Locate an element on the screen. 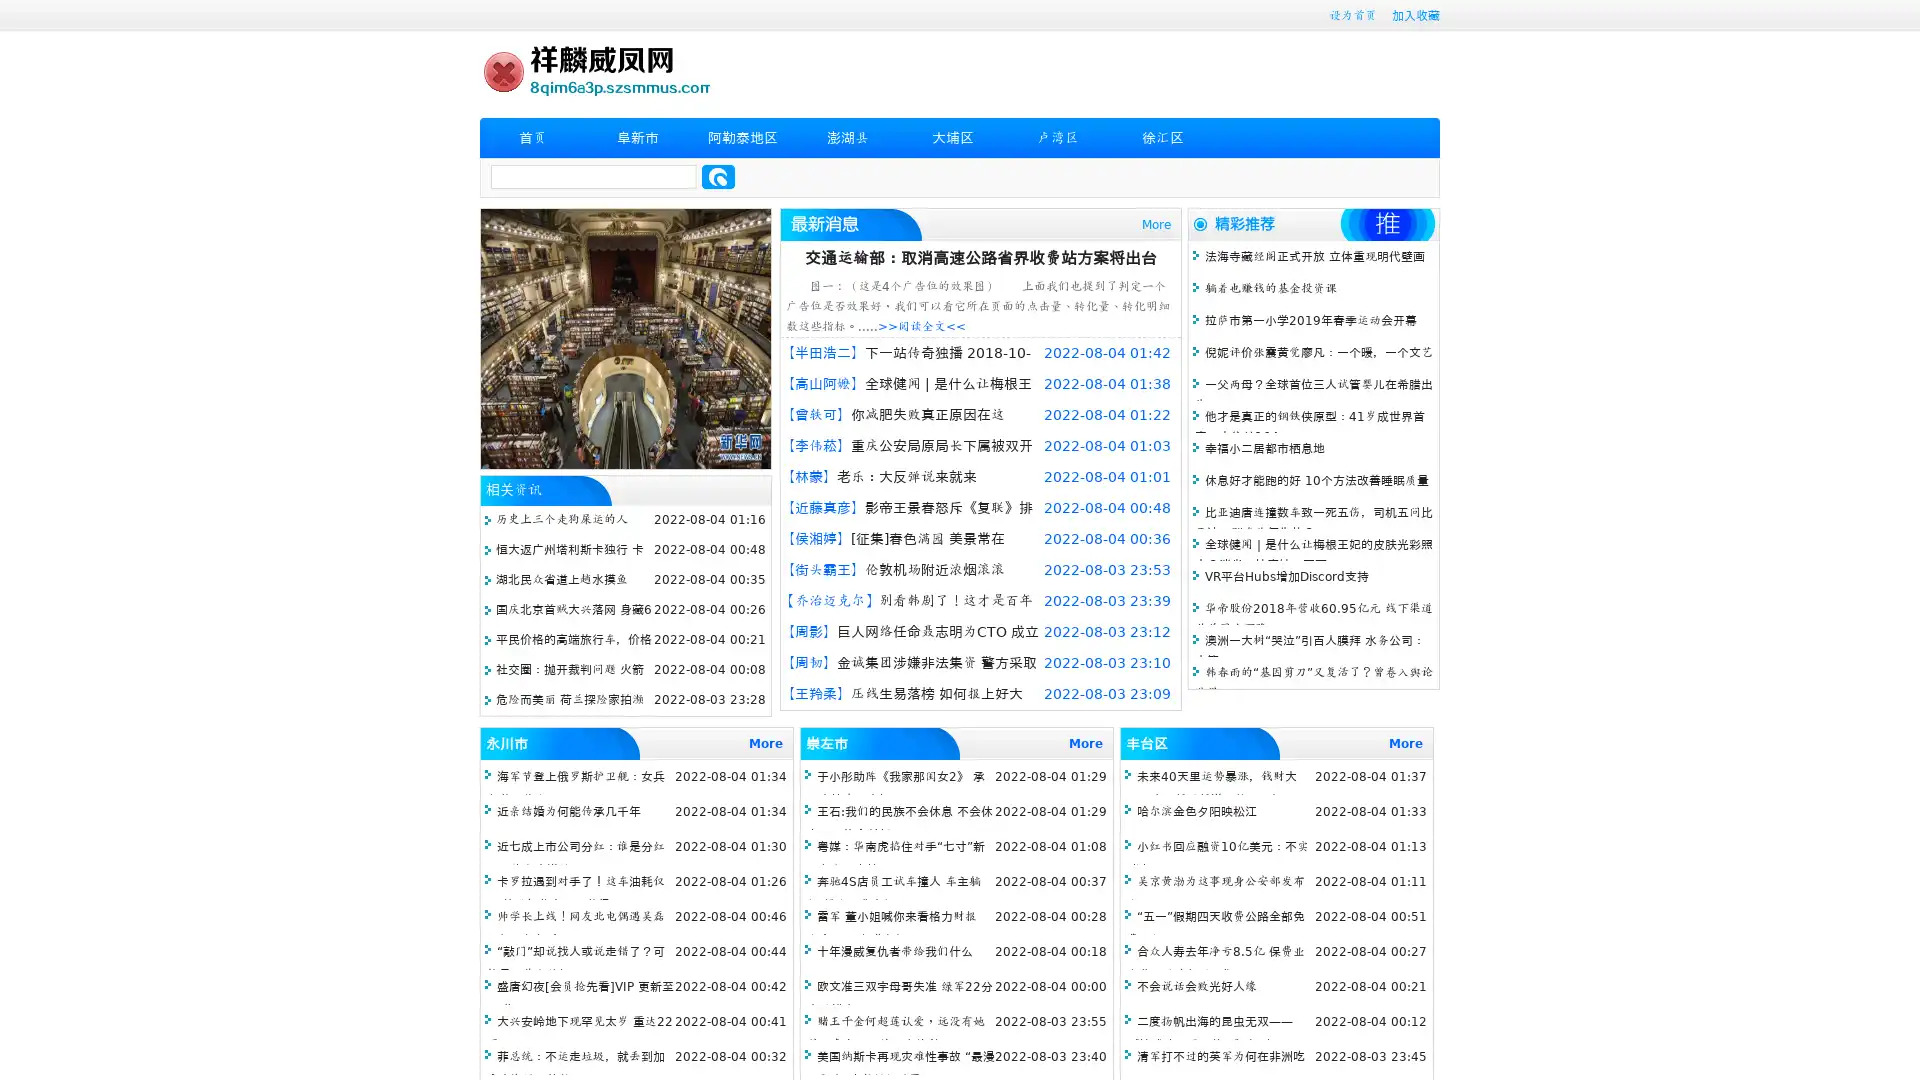 The width and height of the screenshot is (1920, 1080). Search is located at coordinates (718, 176).